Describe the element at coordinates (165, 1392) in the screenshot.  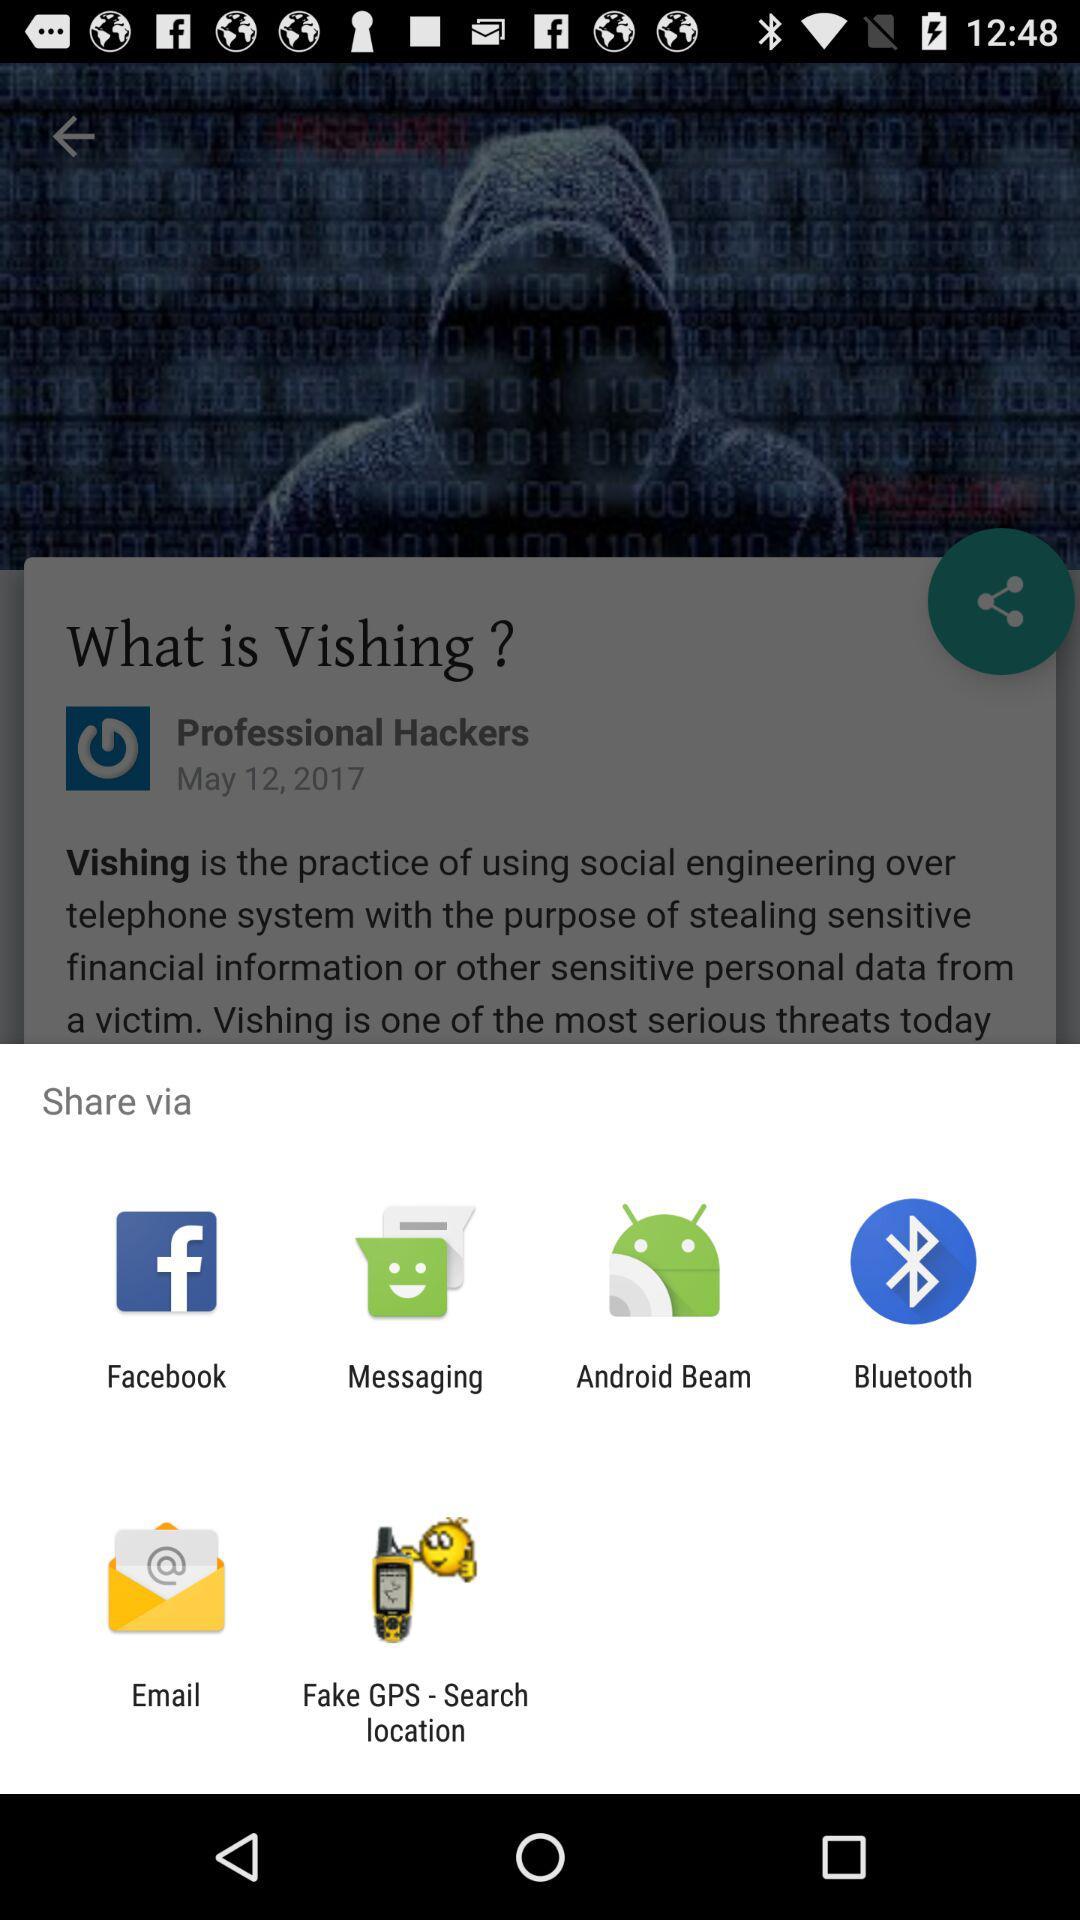
I see `app to the left of messaging item` at that location.